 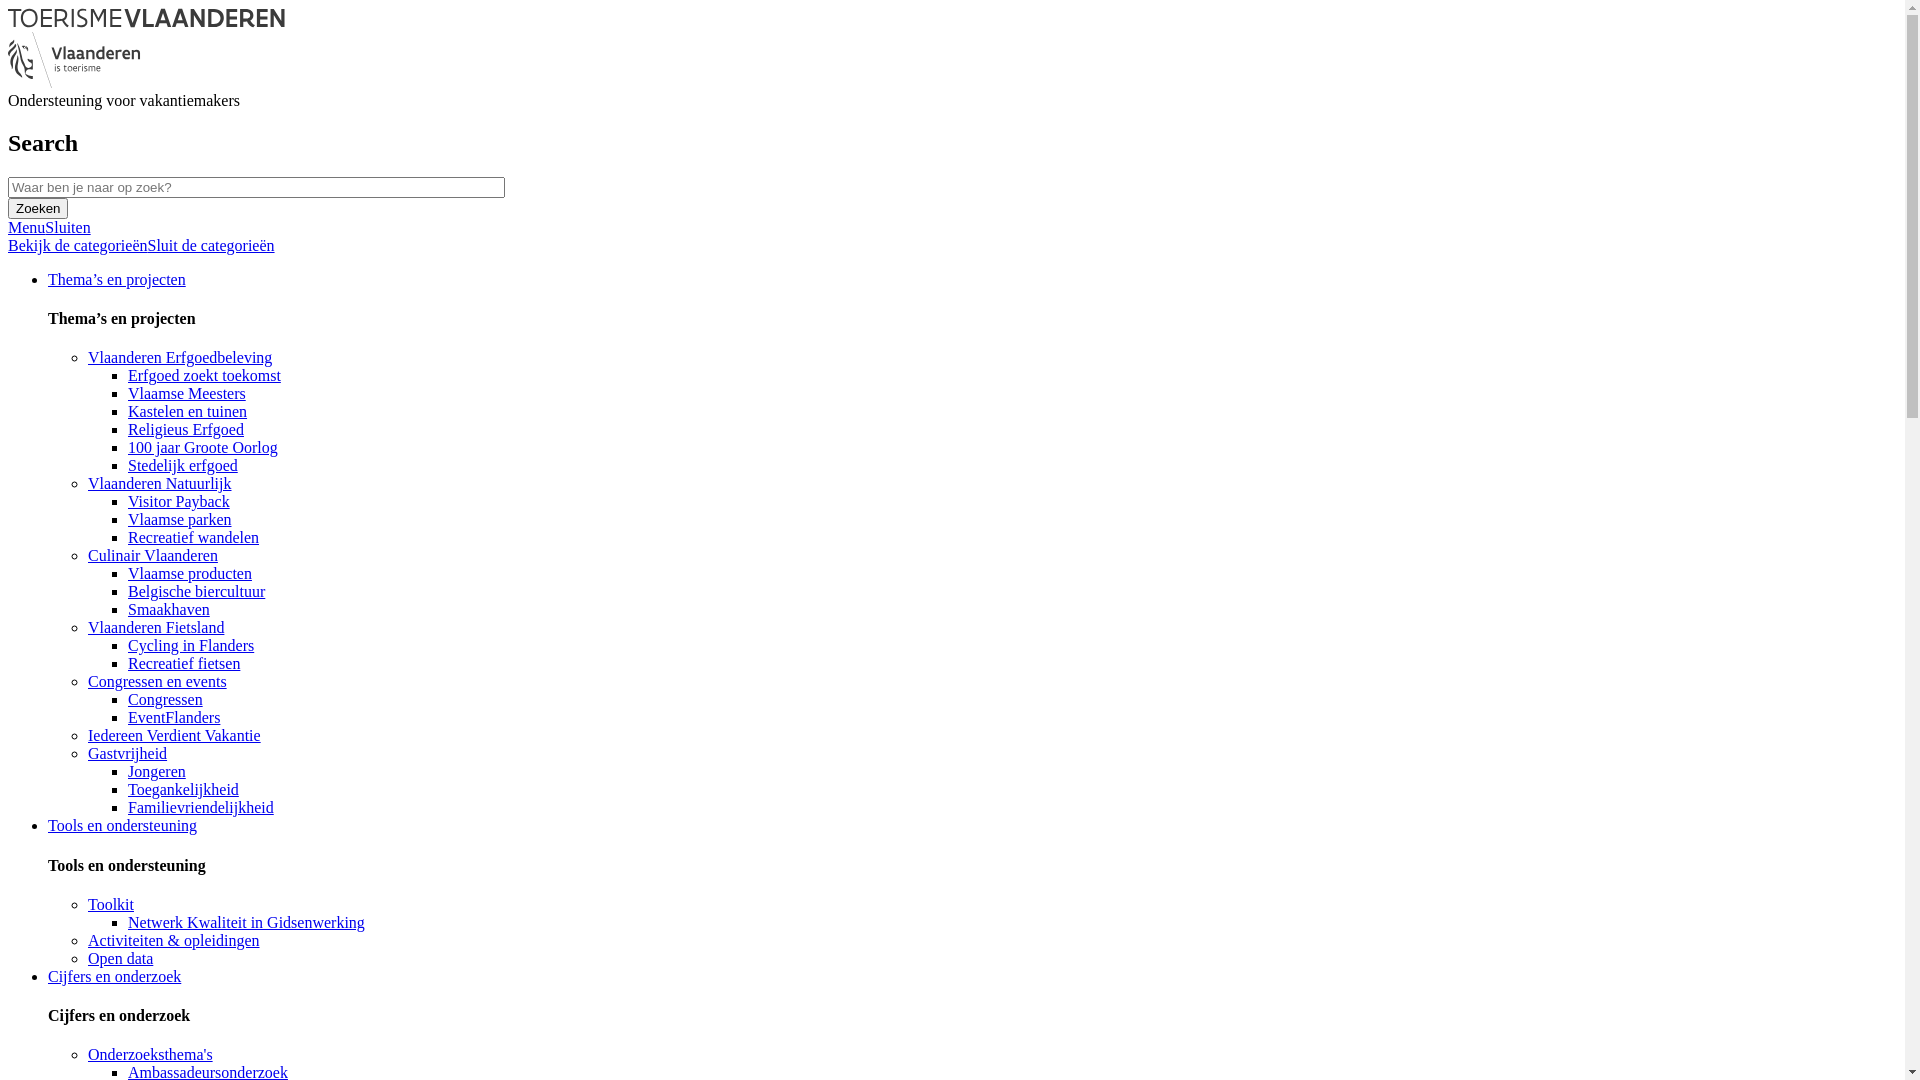 I want to click on 'Kastelen en tuinen', so click(x=187, y=410).